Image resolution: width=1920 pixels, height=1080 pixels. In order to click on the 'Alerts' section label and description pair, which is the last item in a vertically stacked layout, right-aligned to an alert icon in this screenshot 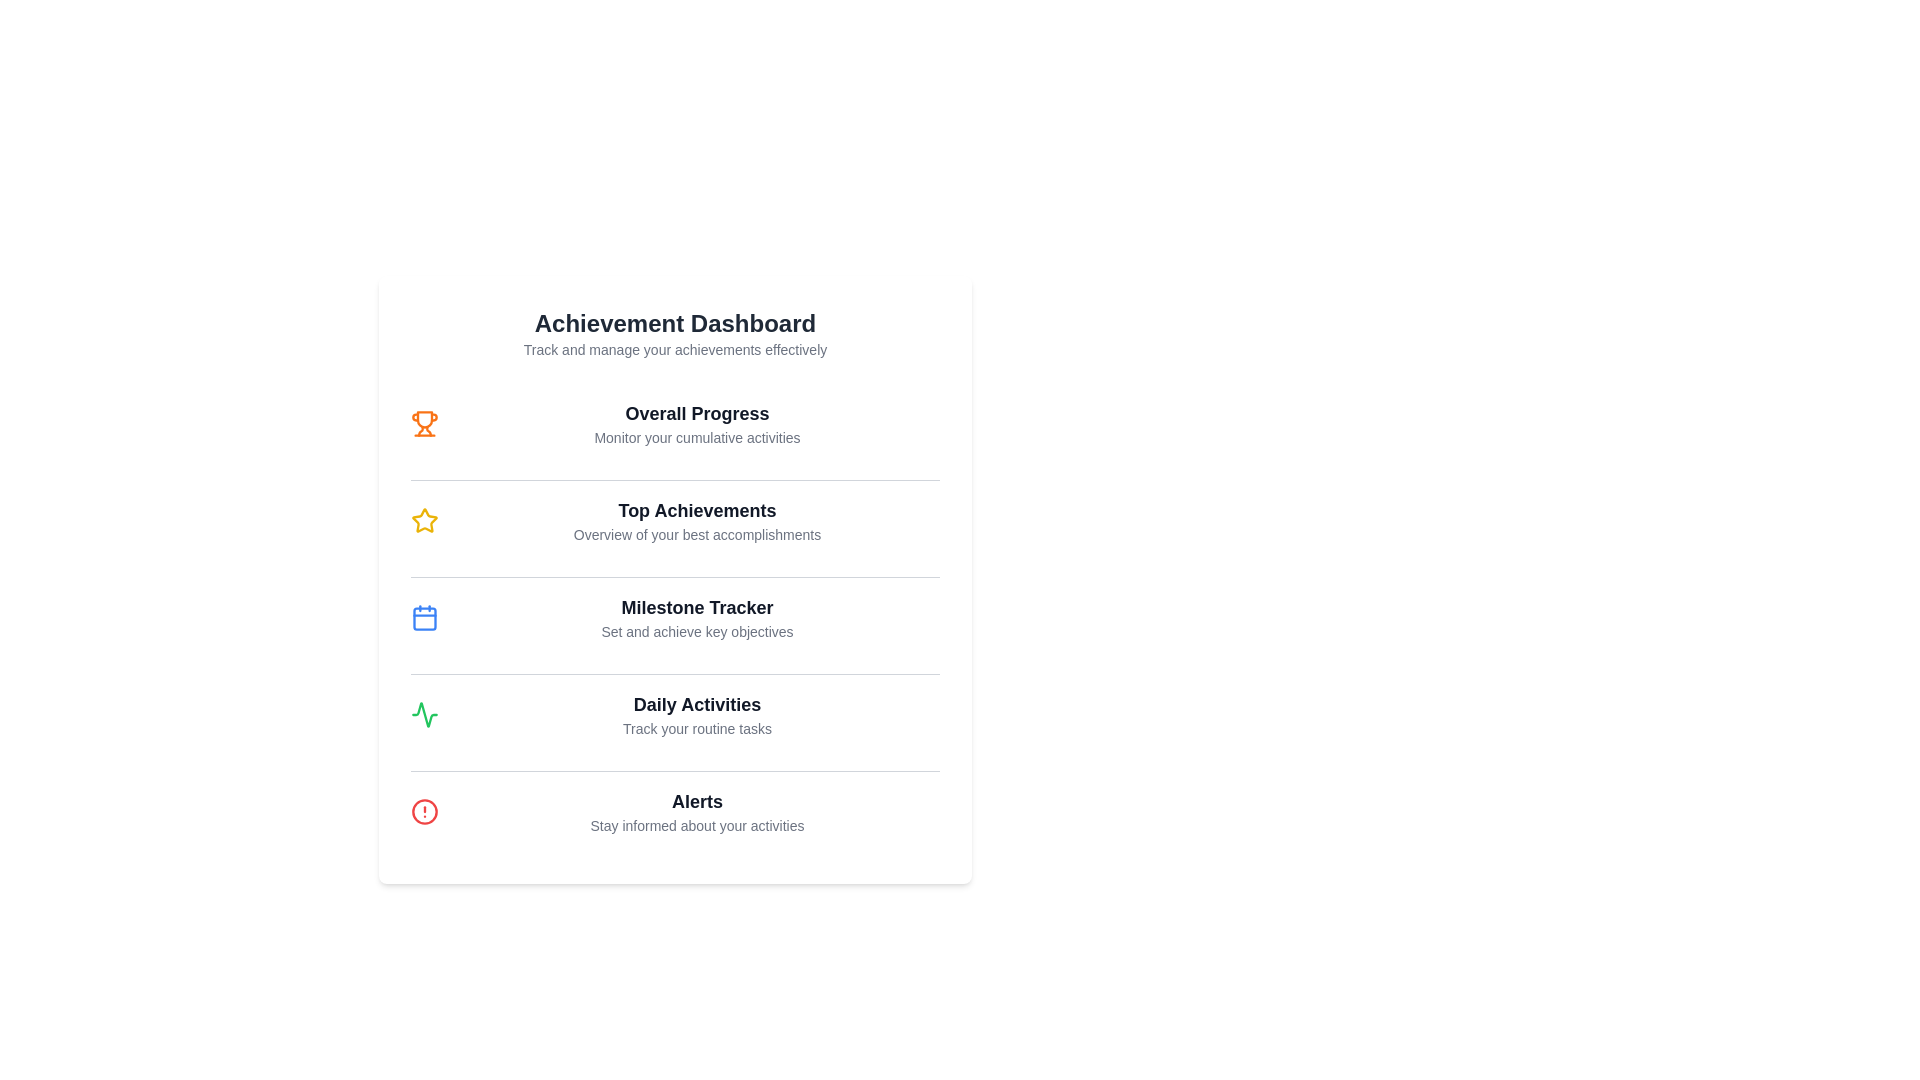, I will do `click(697, 812)`.